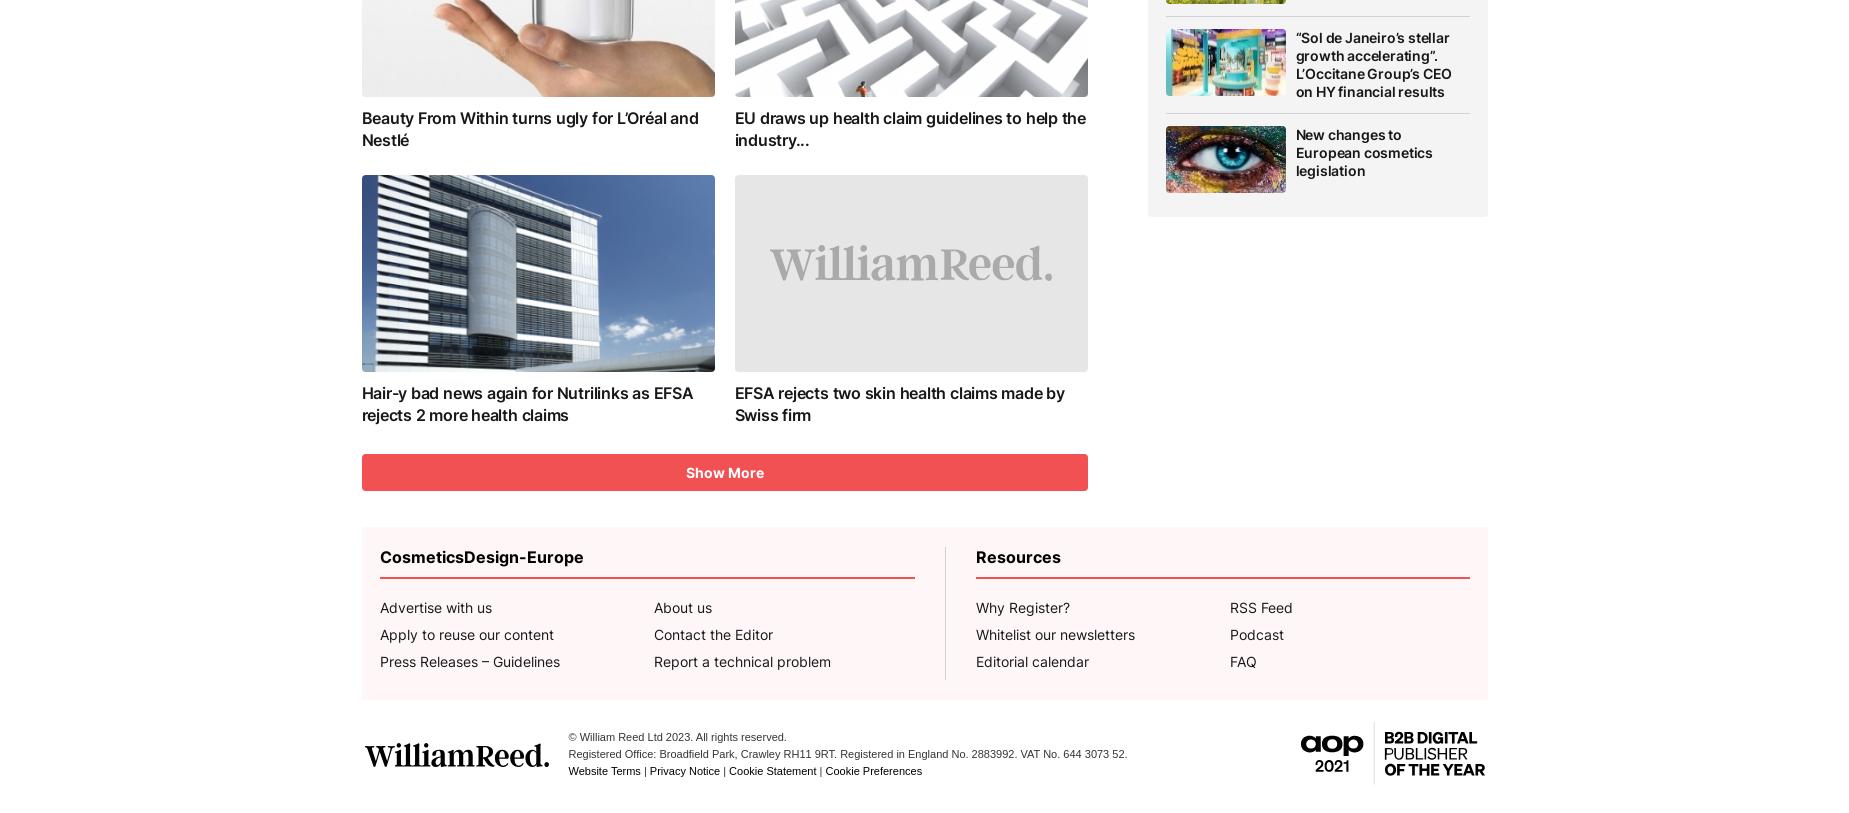  Describe the element at coordinates (1260, 607) in the screenshot. I see `'RSS Feed'` at that location.